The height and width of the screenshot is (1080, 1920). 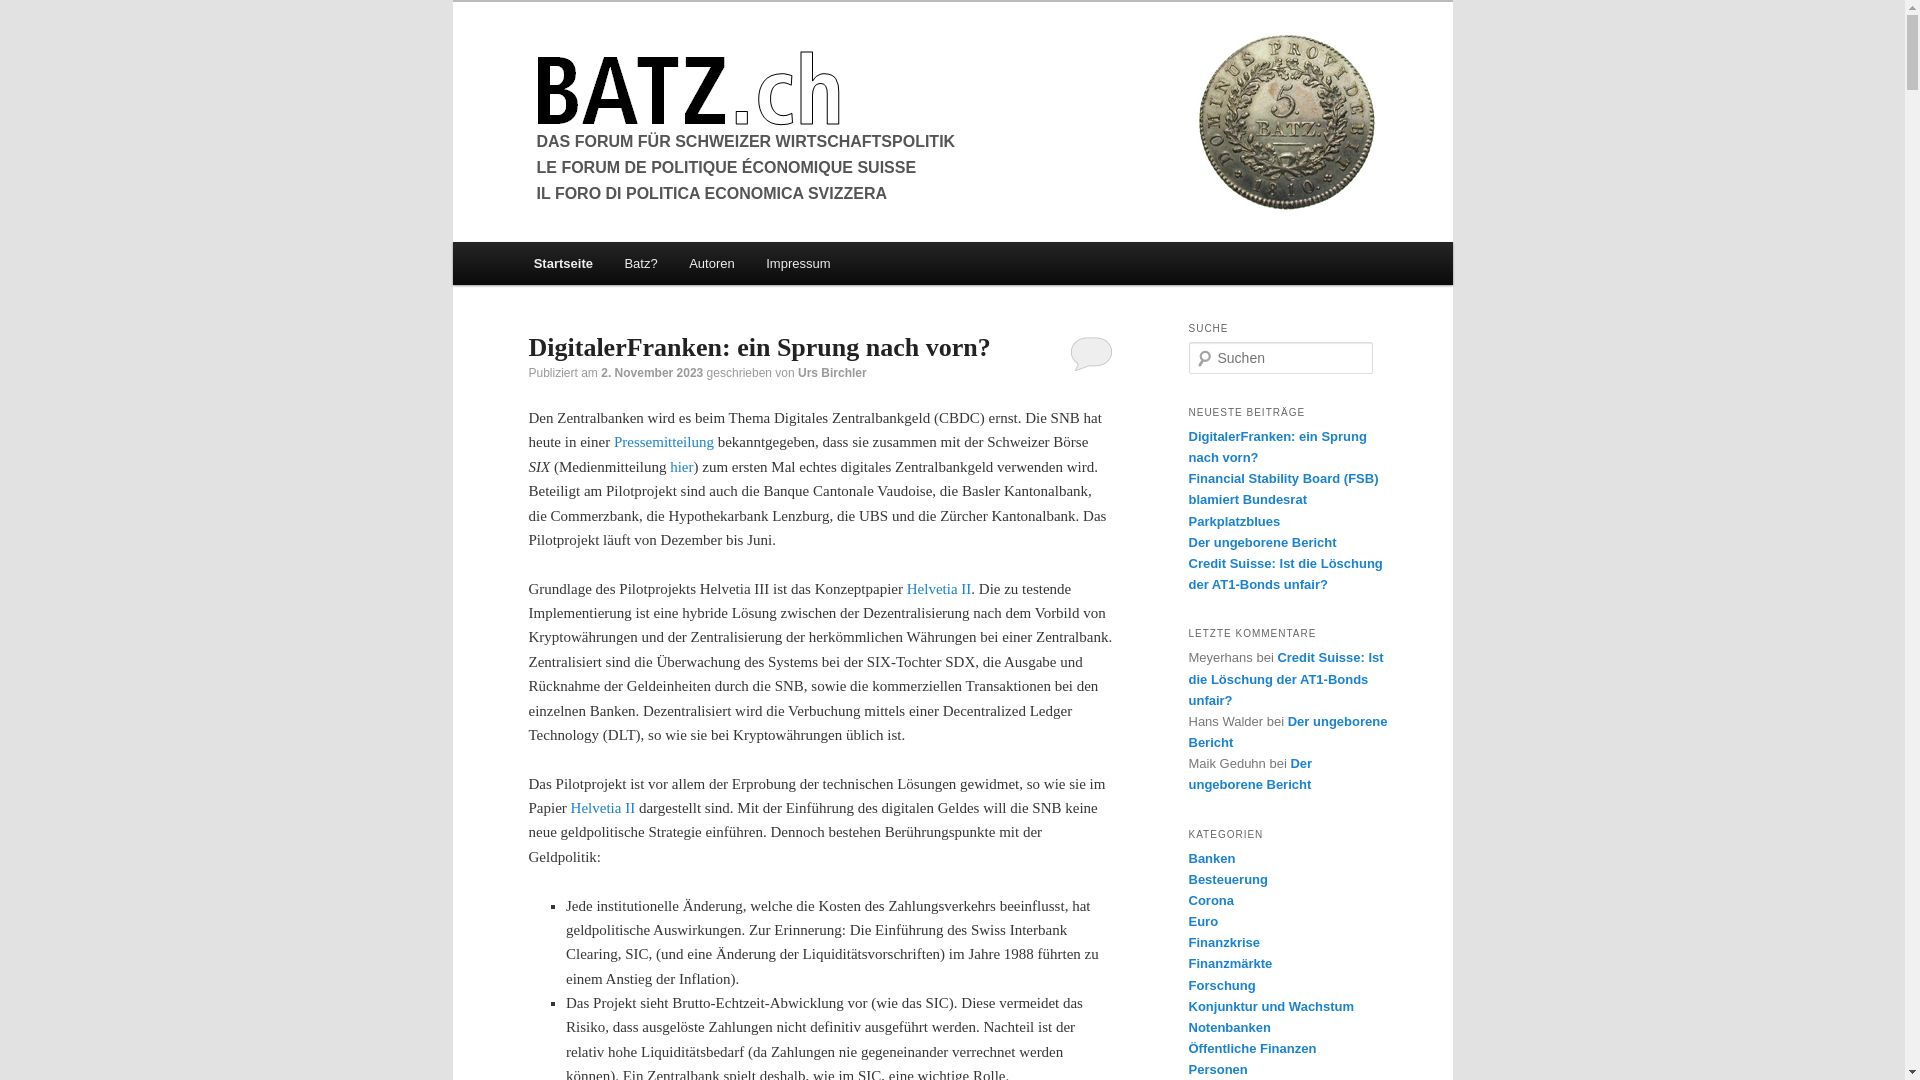 What do you see at coordinates (28, 14) in the screenshot?
I see `'Suchen'` at bounding box center [28, 14].